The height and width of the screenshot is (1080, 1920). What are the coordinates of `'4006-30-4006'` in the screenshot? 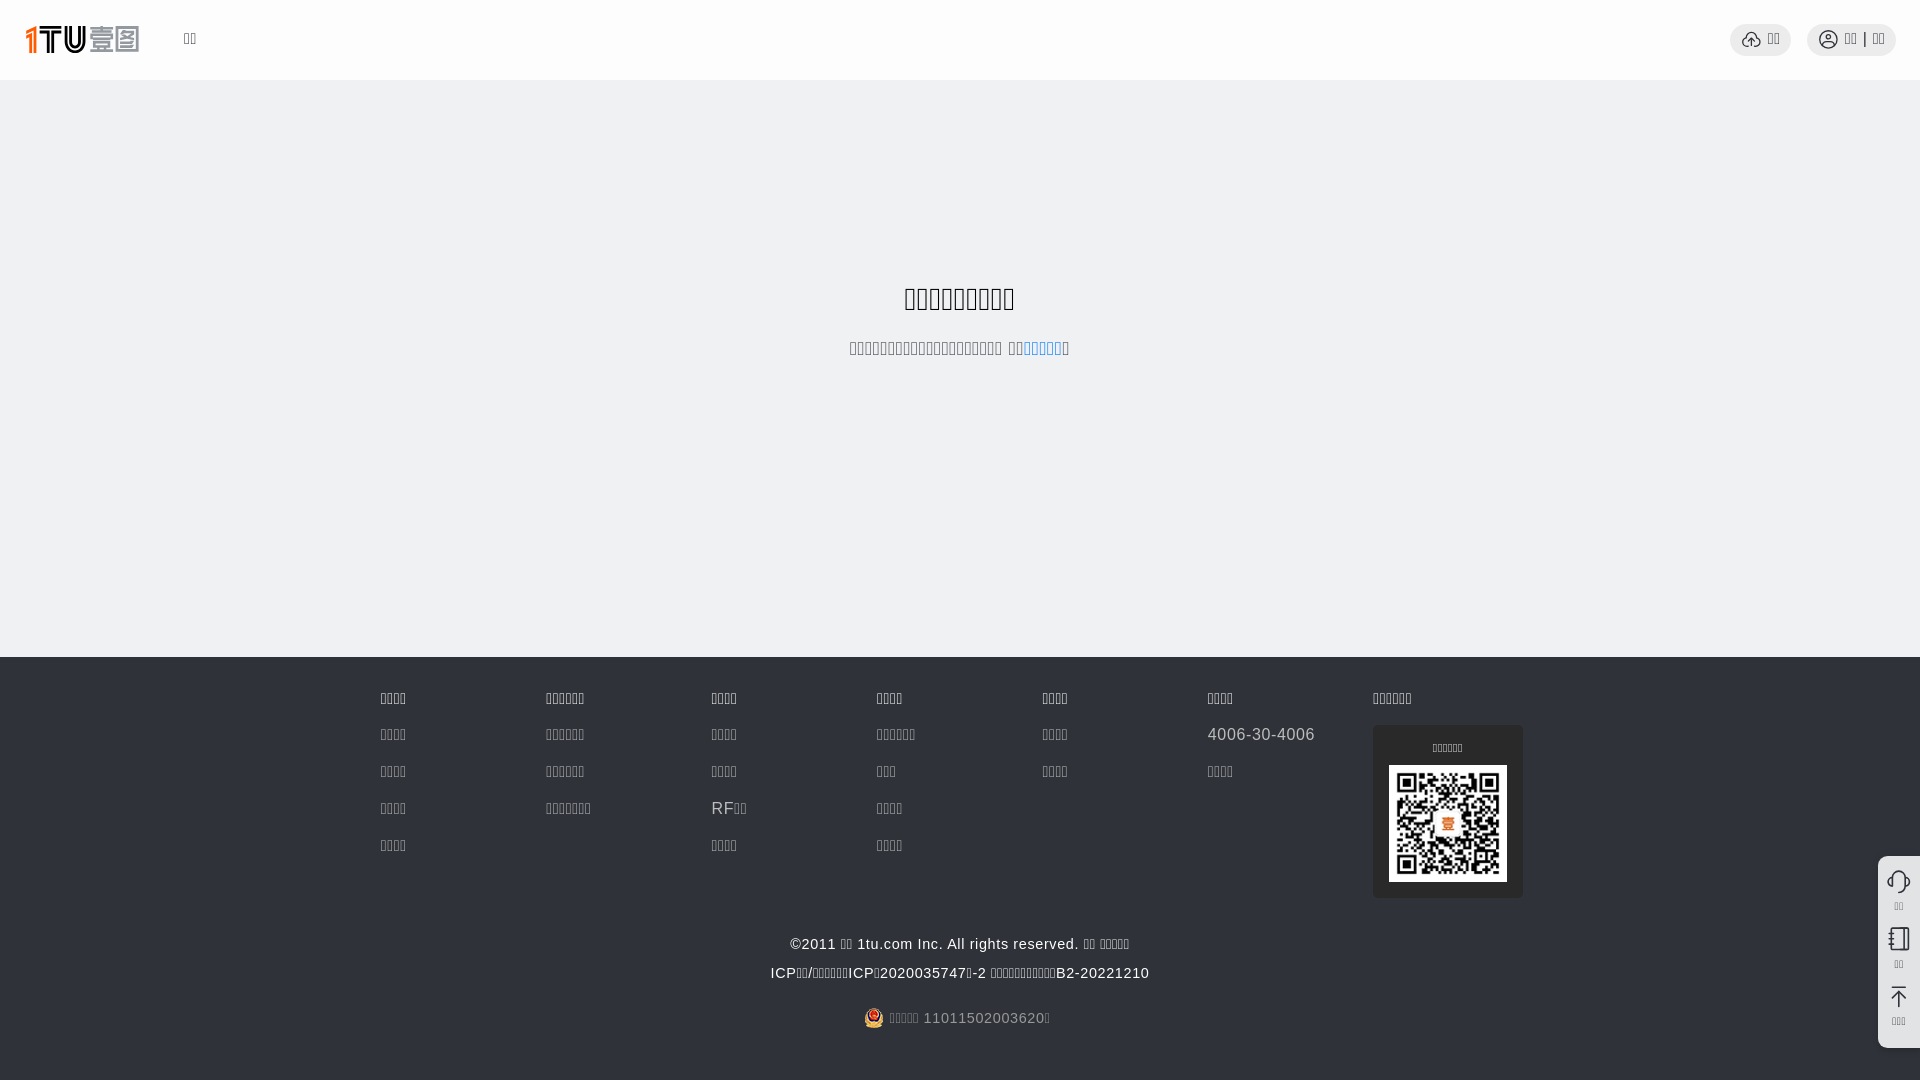 It's located at (1260, 734).